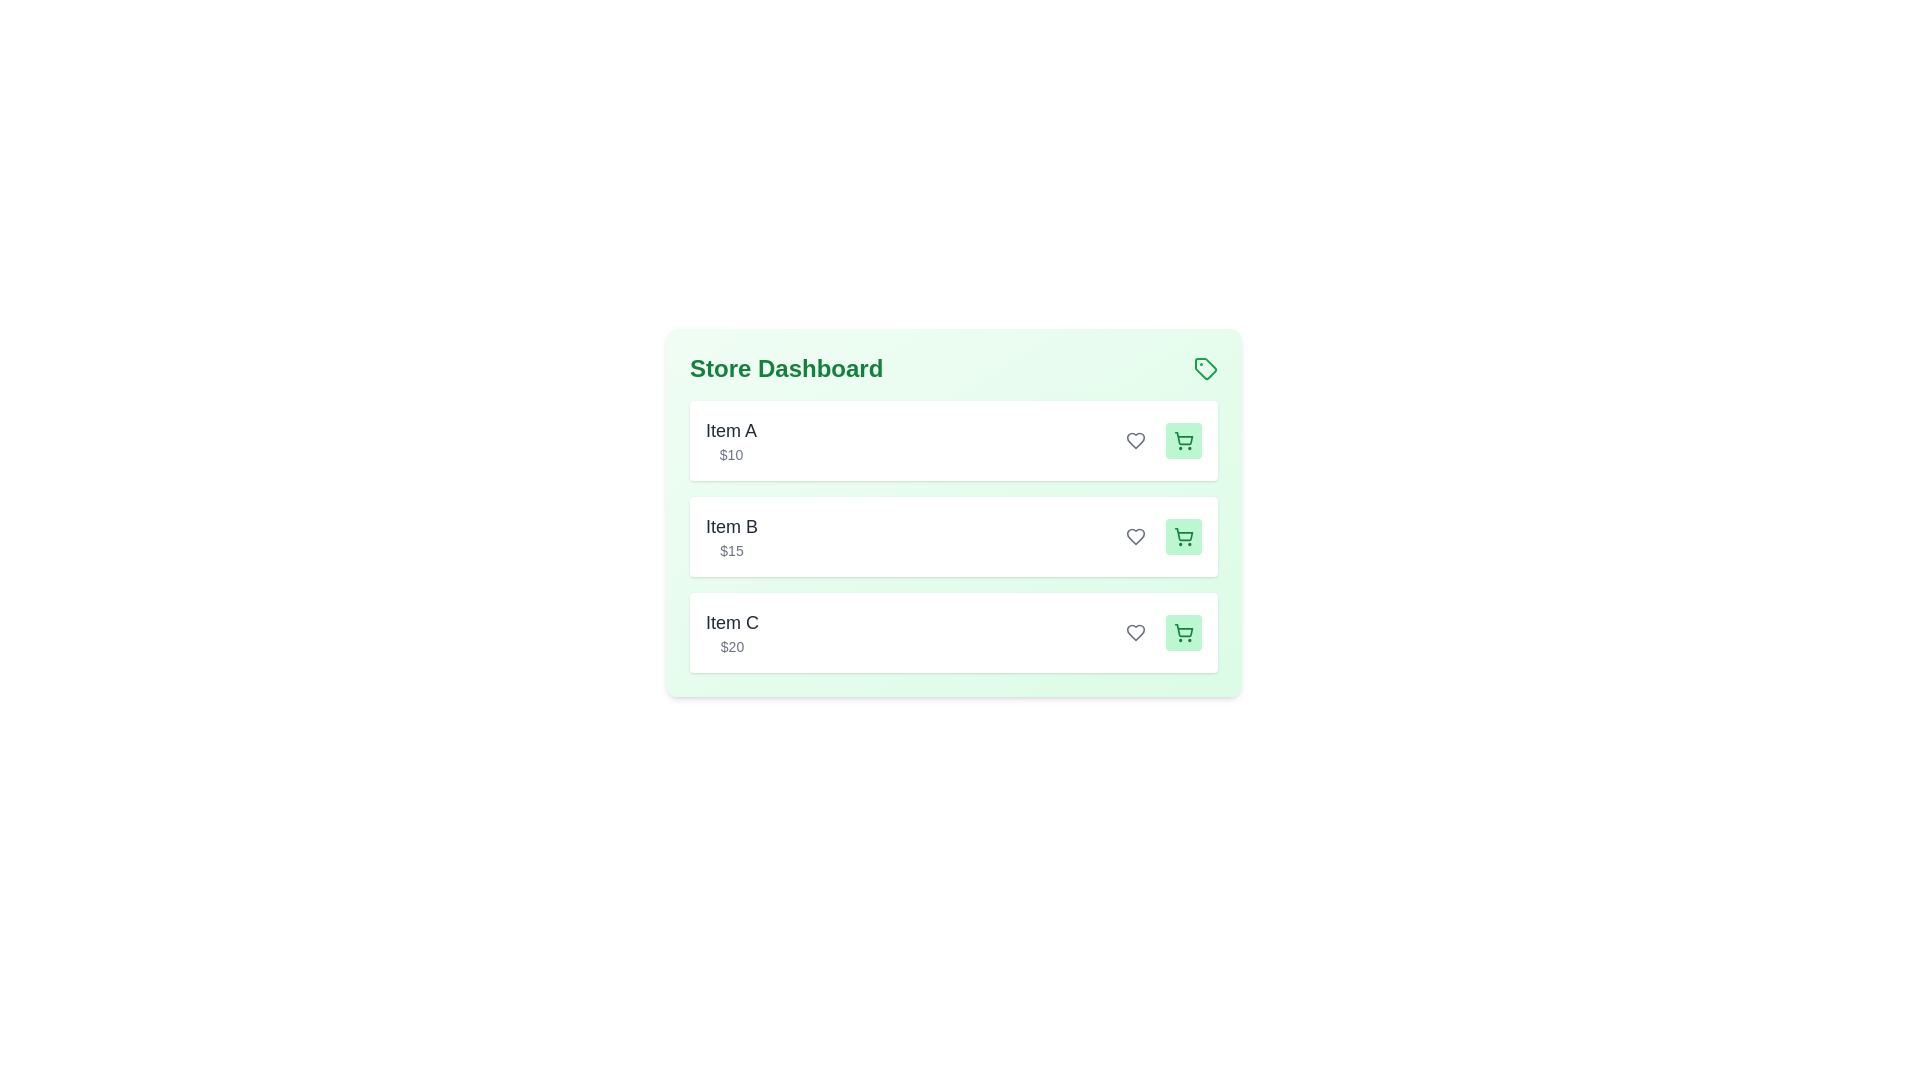 The width and height of the screenshot is (1920, 1080). Describe the element at coordinates (1136, 535) in the screenshot. I see `the heart icon button for 'Item B'` at that location.